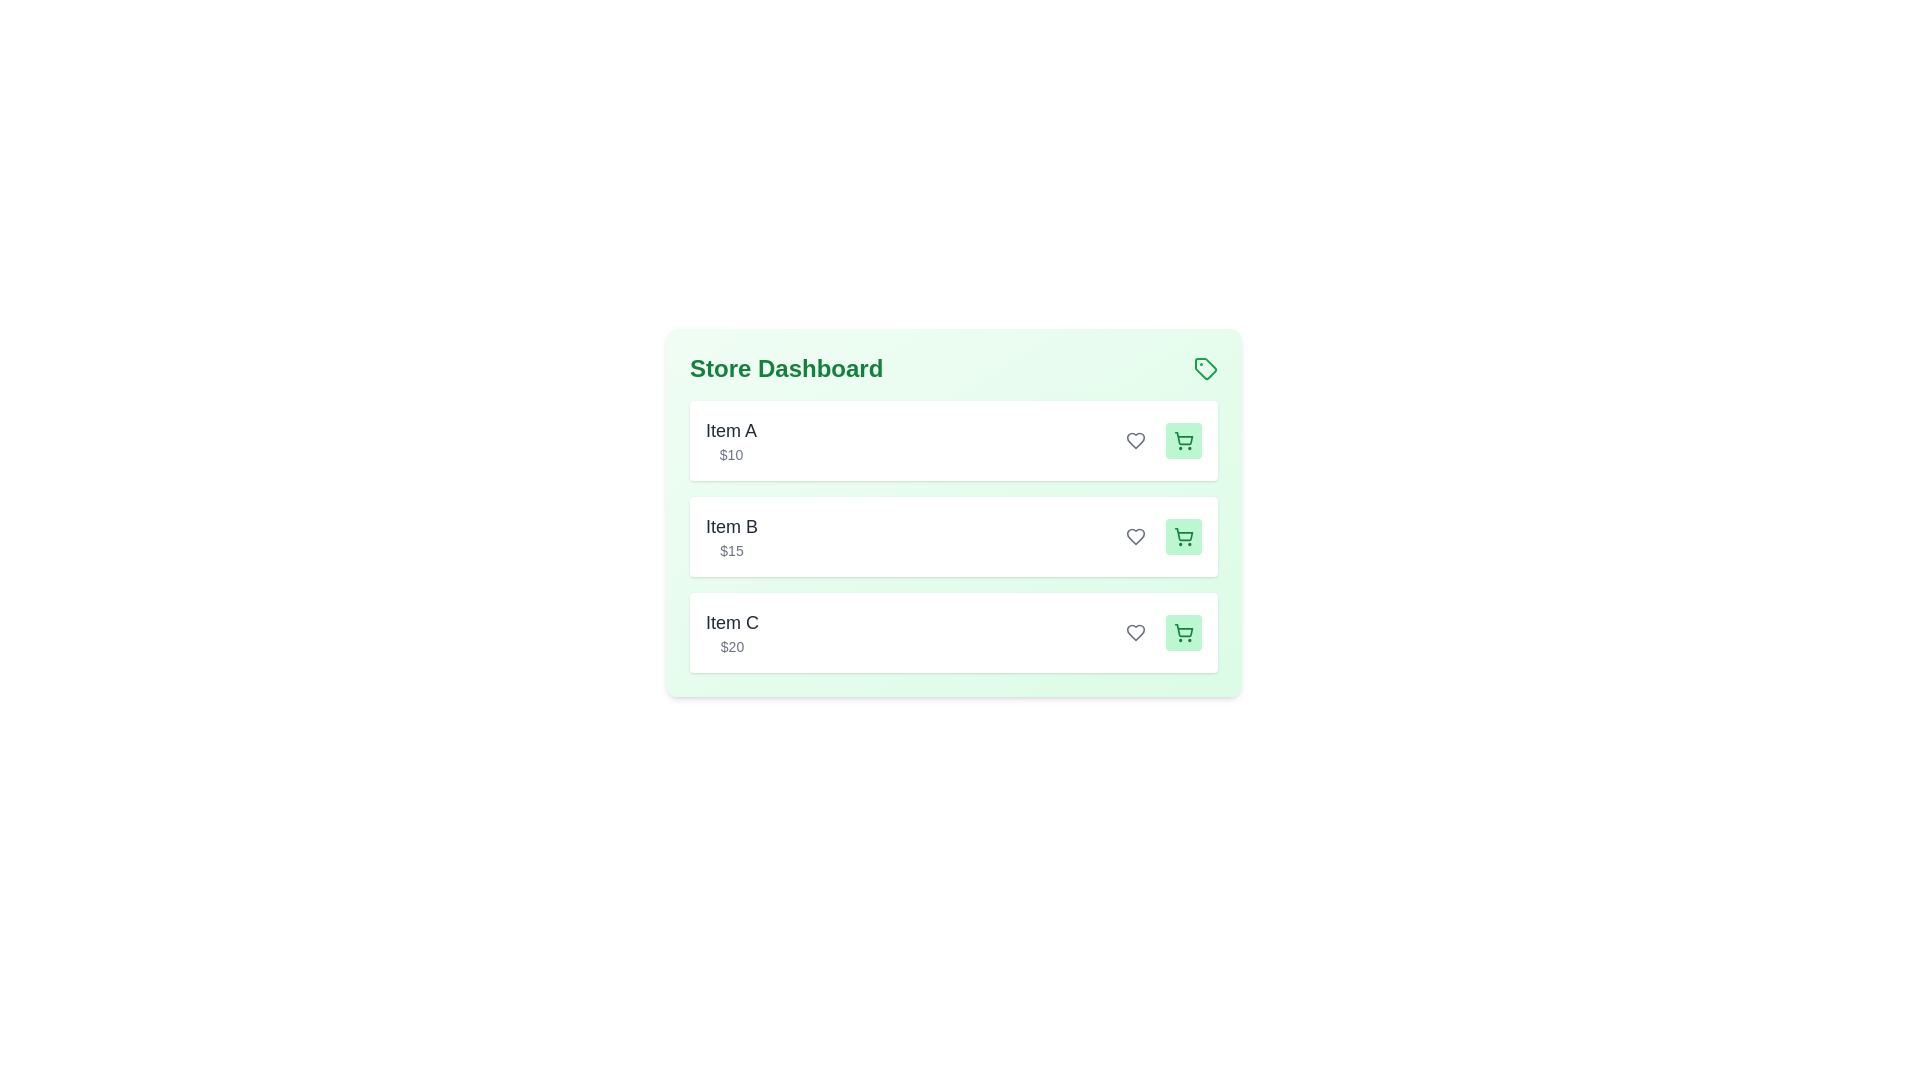 The width and height of the screenshot is (1920, 1080). Describe the element at coordinates (1136, 535) in the screenshot. I see `the heart icon button for 'Item B'` at that location.